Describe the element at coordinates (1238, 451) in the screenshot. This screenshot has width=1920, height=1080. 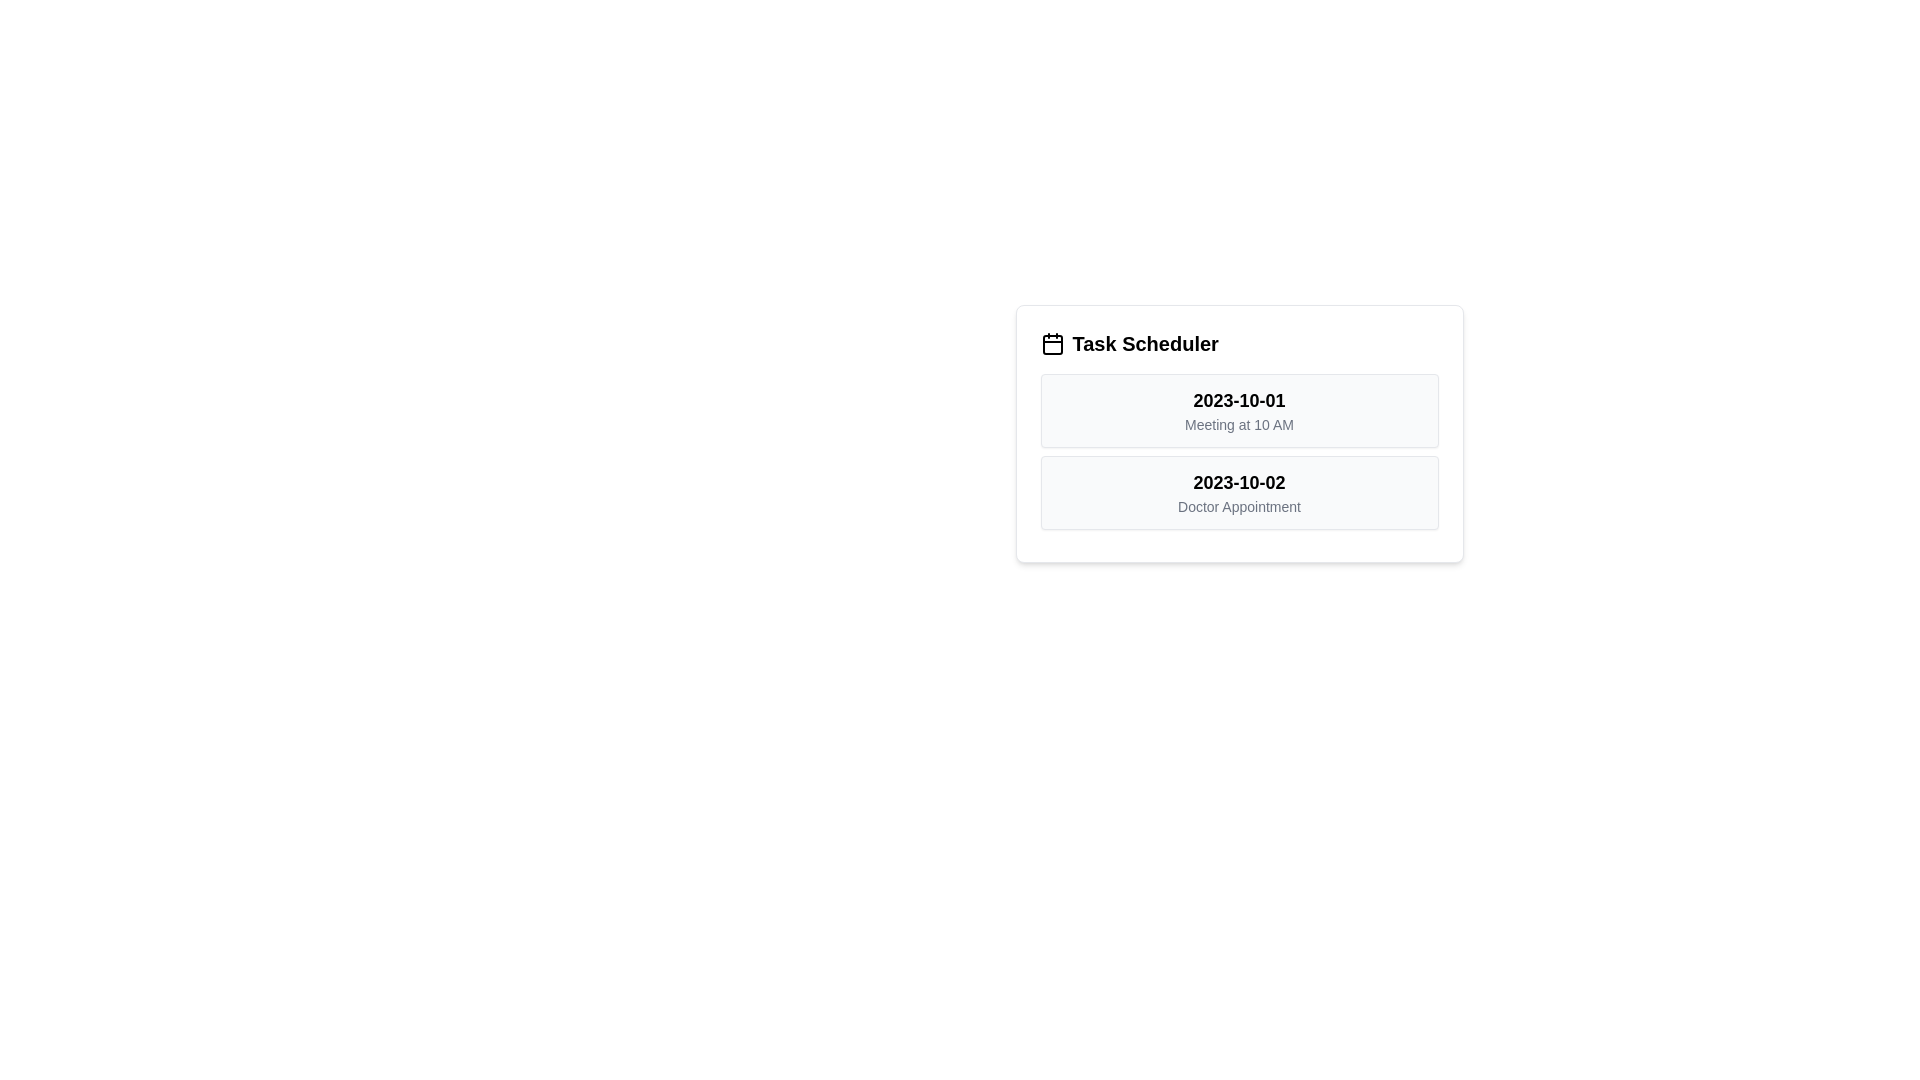
I see `the details of the appointment entry in the List of informational items located in the 'Task Scheduler' section, positioned below the title` at that location.